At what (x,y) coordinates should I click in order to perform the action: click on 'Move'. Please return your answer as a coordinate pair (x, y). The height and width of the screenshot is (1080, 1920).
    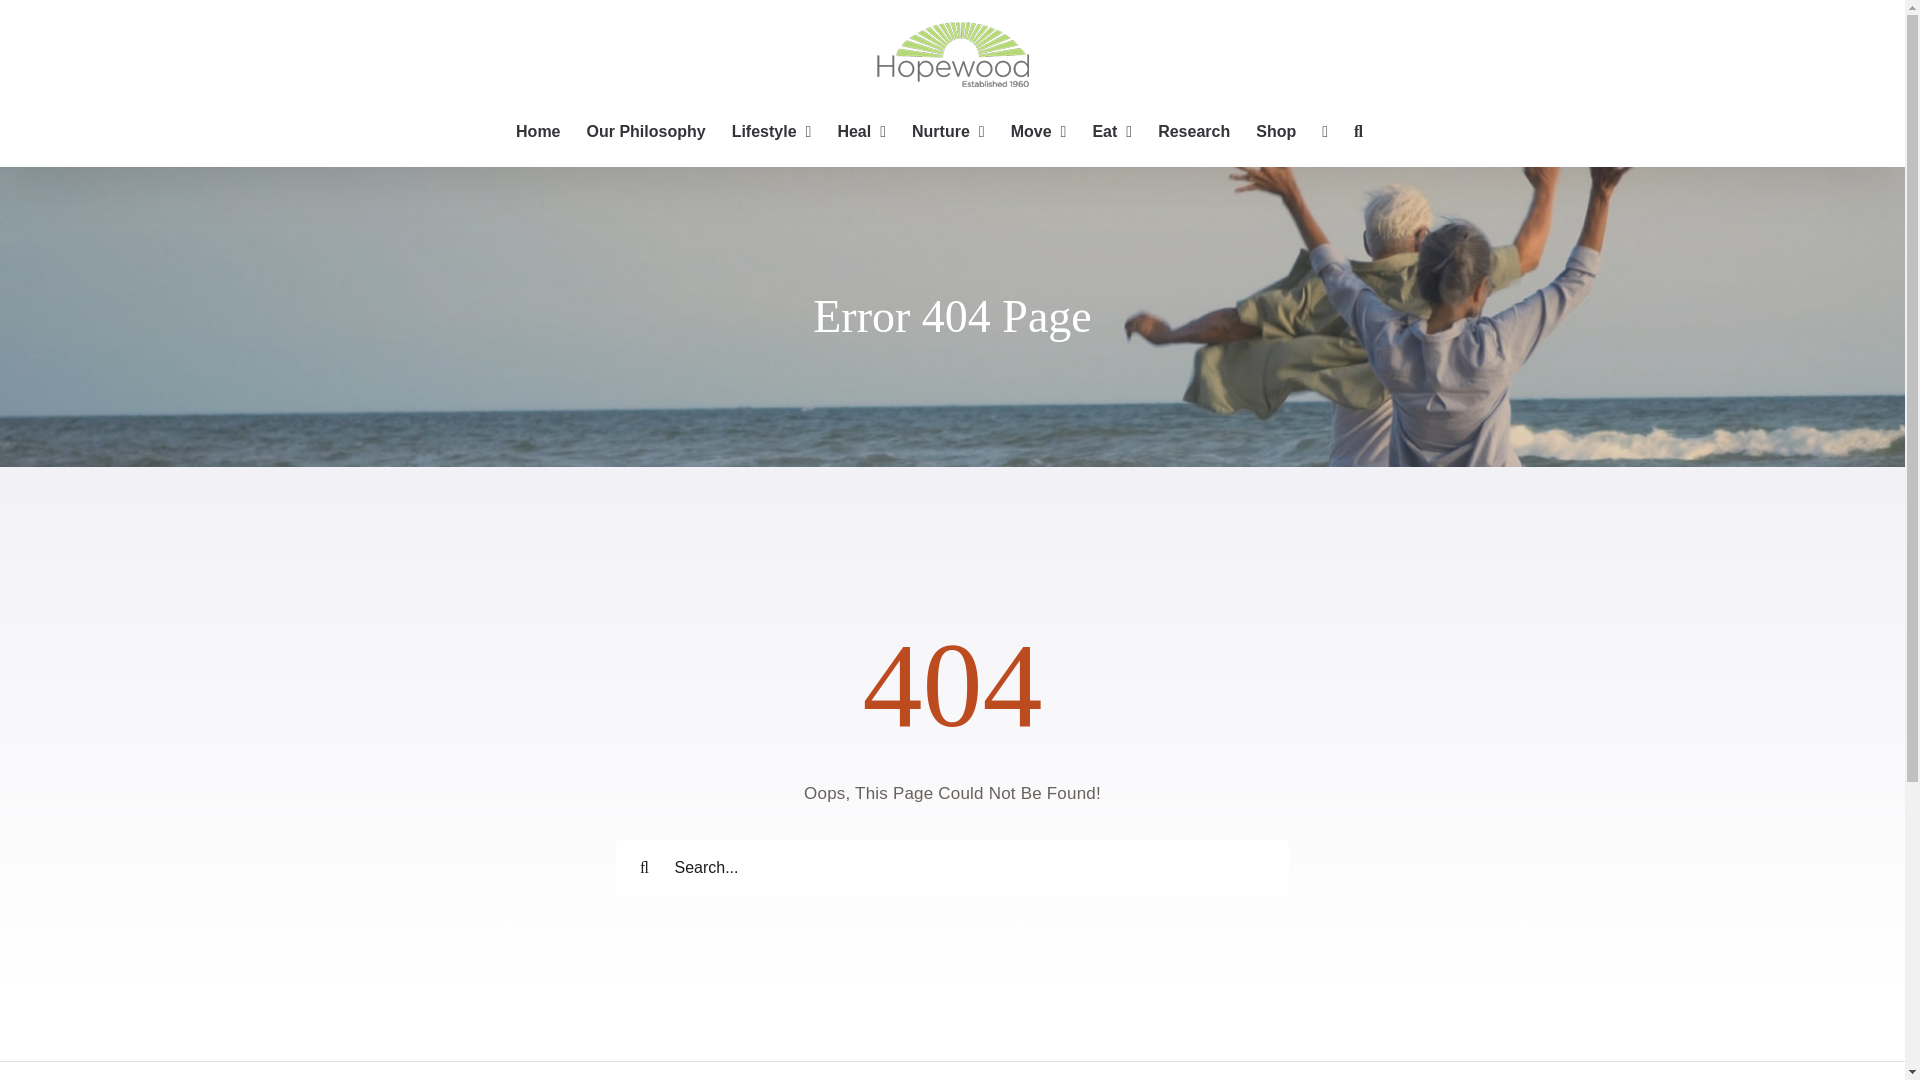
    Looking at the image, I should click on (1038, 131).